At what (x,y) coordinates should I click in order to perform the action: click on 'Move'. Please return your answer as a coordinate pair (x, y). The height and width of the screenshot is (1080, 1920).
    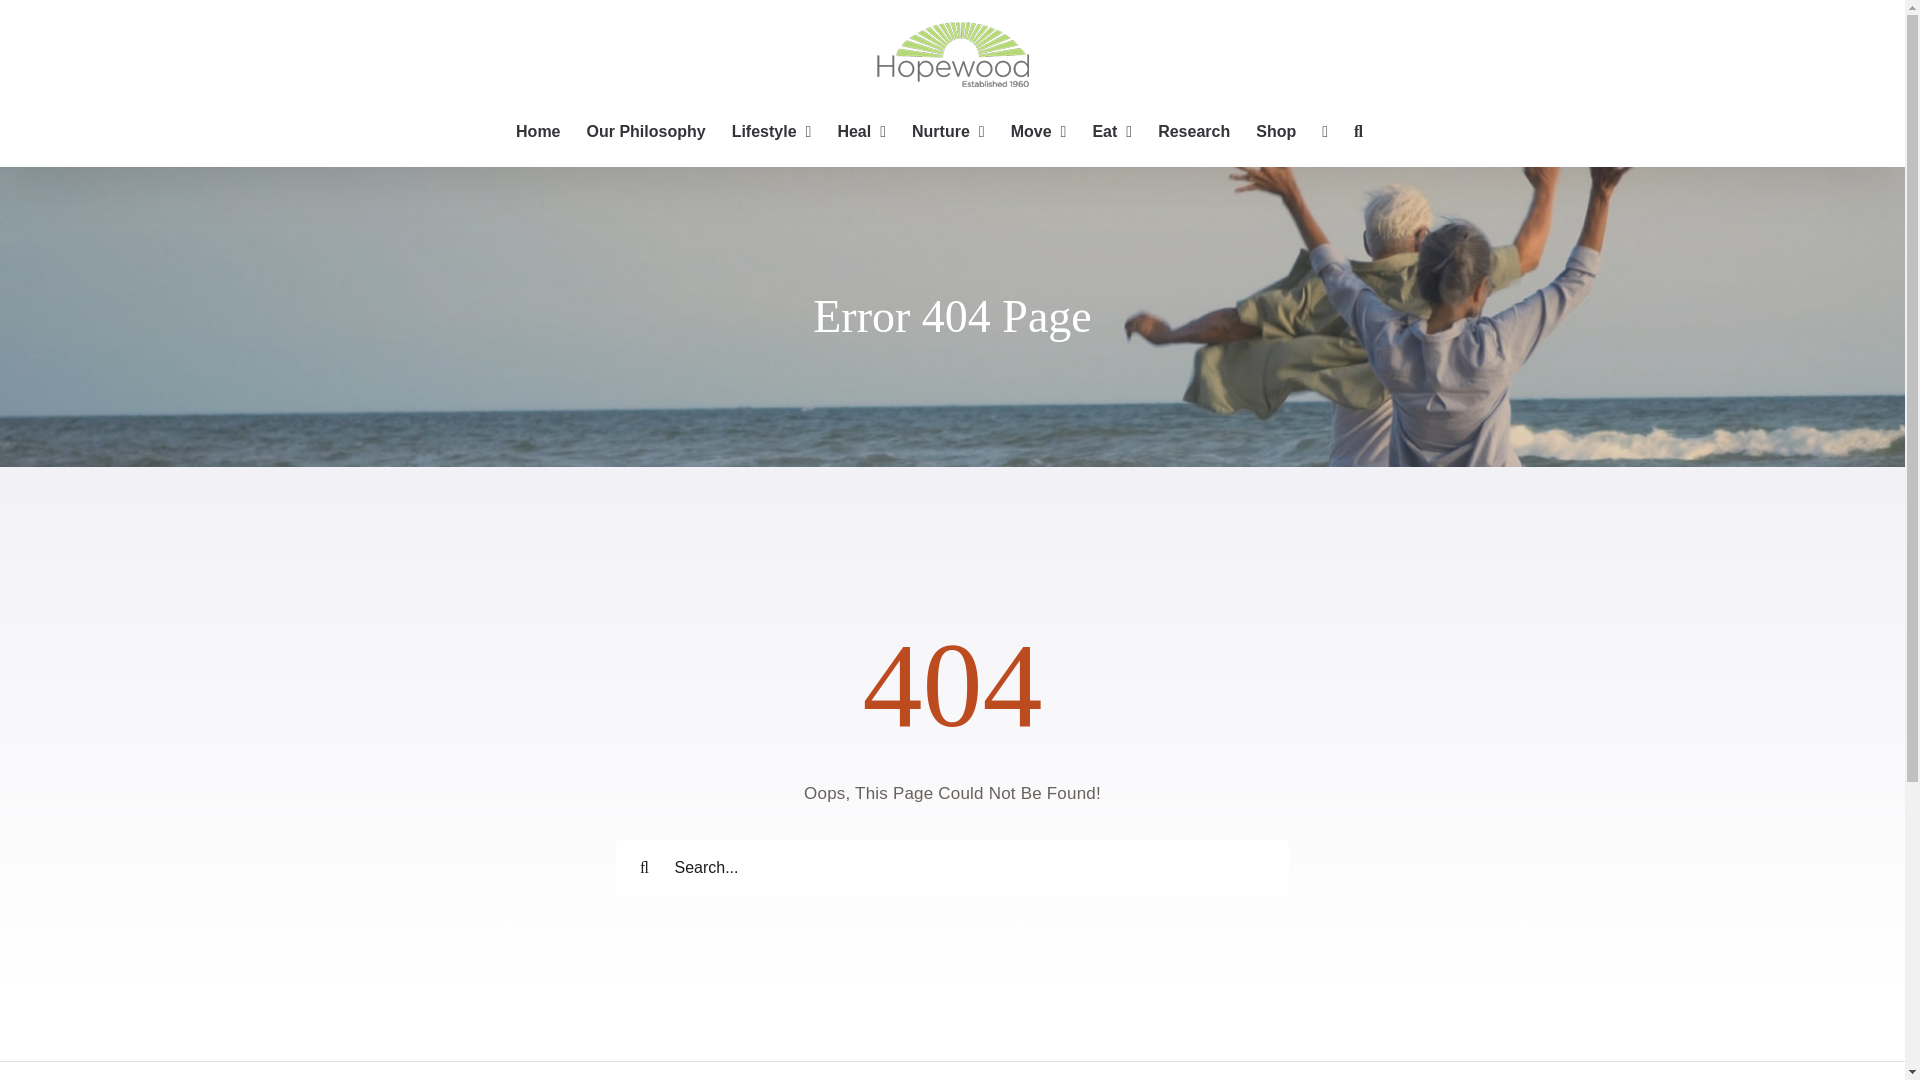
    Looking at the image, I should click on (1038, 131).